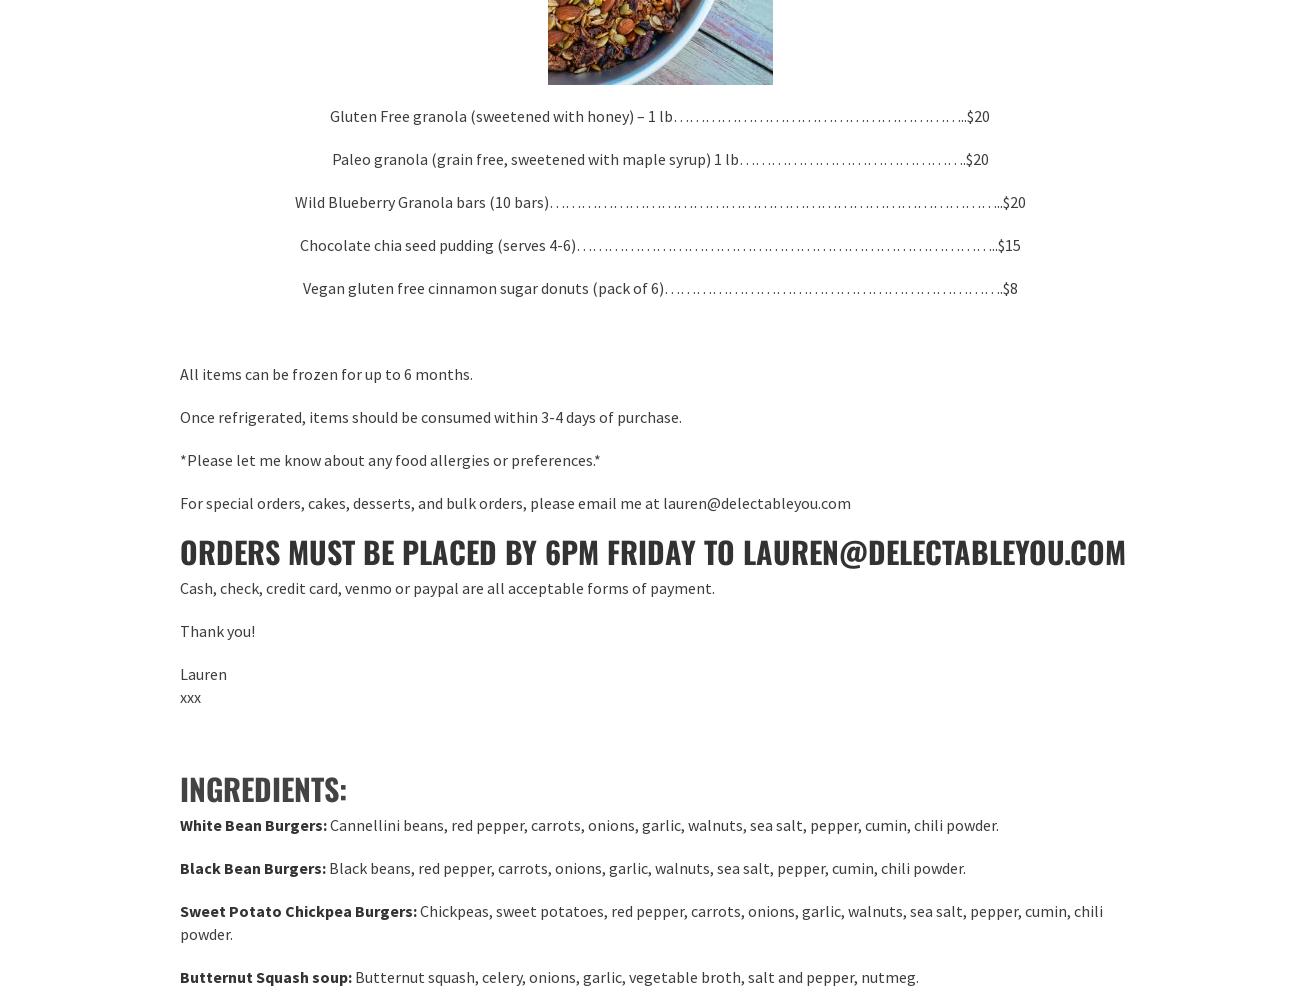 The height and width of the screenshot is (996, 1300). I want to click on 'Butternut Squash soup:', so click(264, 975).